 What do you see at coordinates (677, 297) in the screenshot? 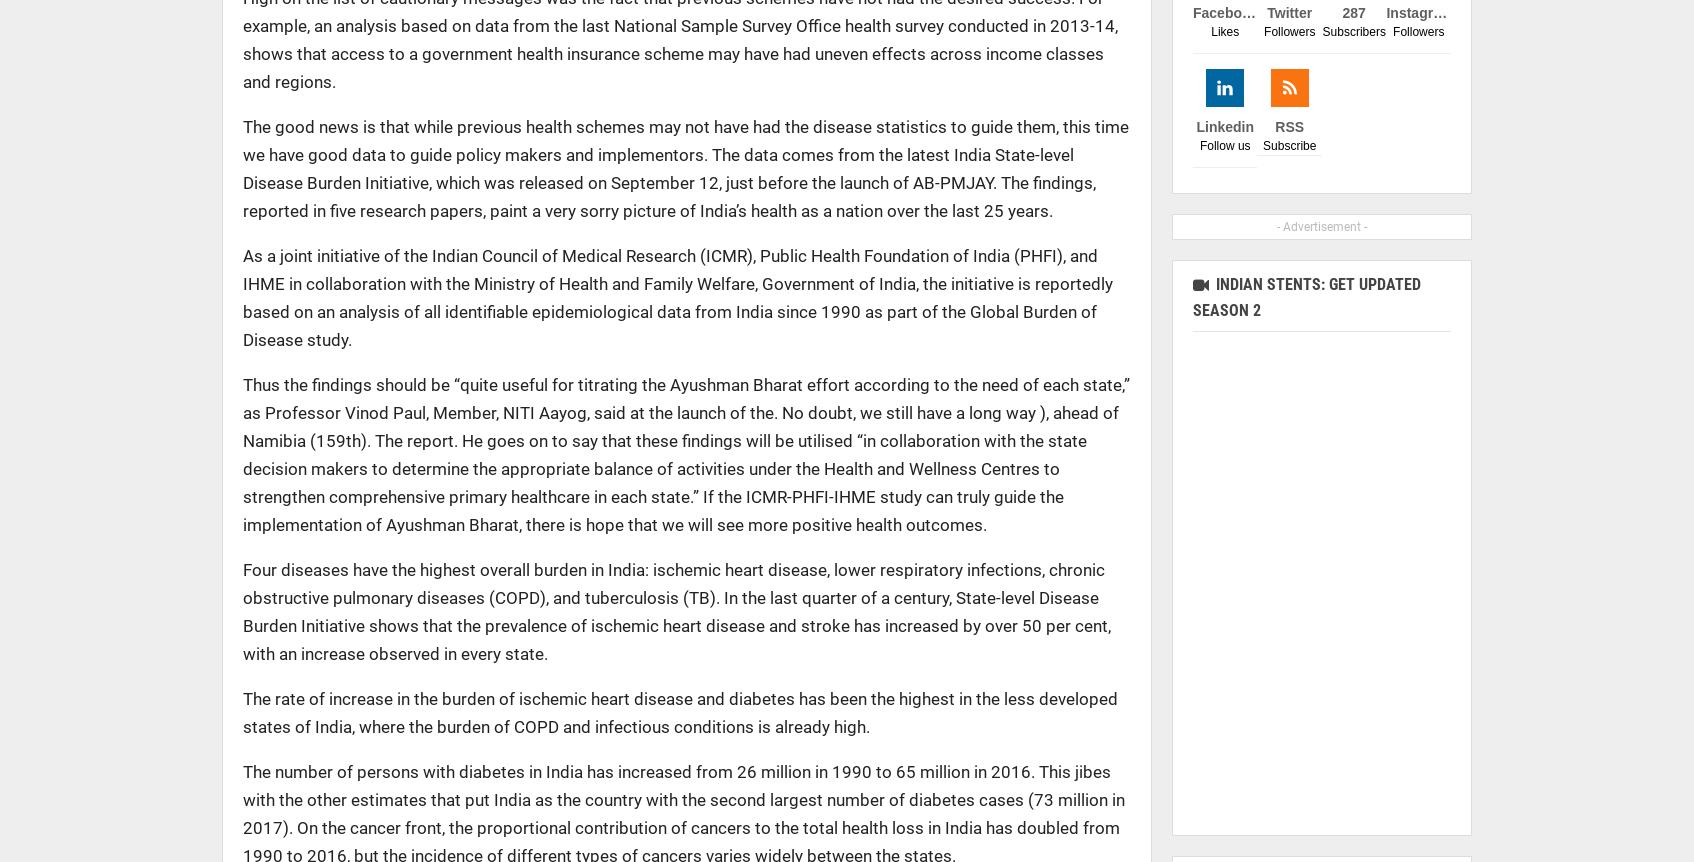
I see `'As a joint initiative of the Indian Council of Medical Research (ICMR), Public Health Foundation of India (PHFI), and IHME in collaboration with the Ministry of Health and Family Welfare, Government of India, the initiative is reportedly based on an analysis of all identifiable epidemiological data from India since 1990 as part of the Global Burden of Disease study.'` at bounding box center [677, 297].